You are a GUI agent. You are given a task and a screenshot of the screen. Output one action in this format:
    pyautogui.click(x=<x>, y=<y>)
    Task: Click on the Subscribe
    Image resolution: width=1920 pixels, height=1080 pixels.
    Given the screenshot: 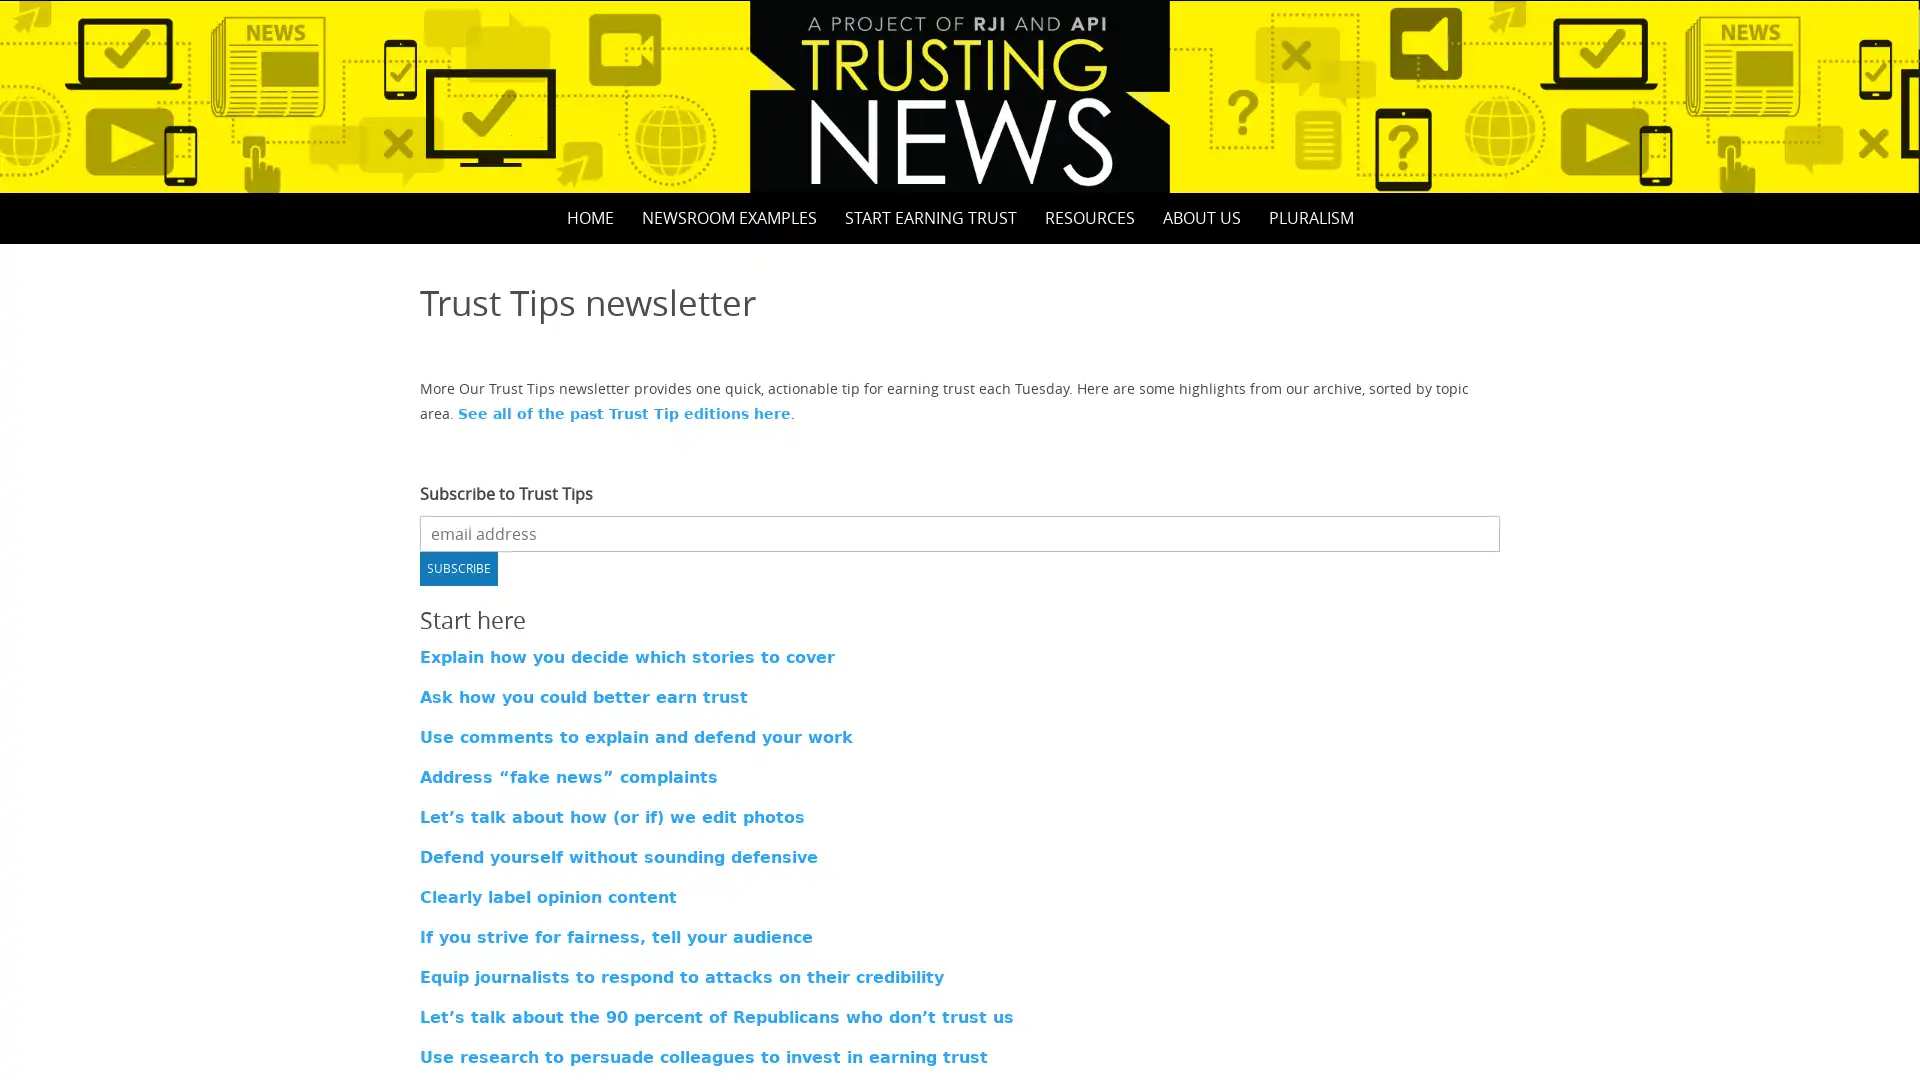 What is the action you would take?
    pyautogui.click(x=458, y=567)
    